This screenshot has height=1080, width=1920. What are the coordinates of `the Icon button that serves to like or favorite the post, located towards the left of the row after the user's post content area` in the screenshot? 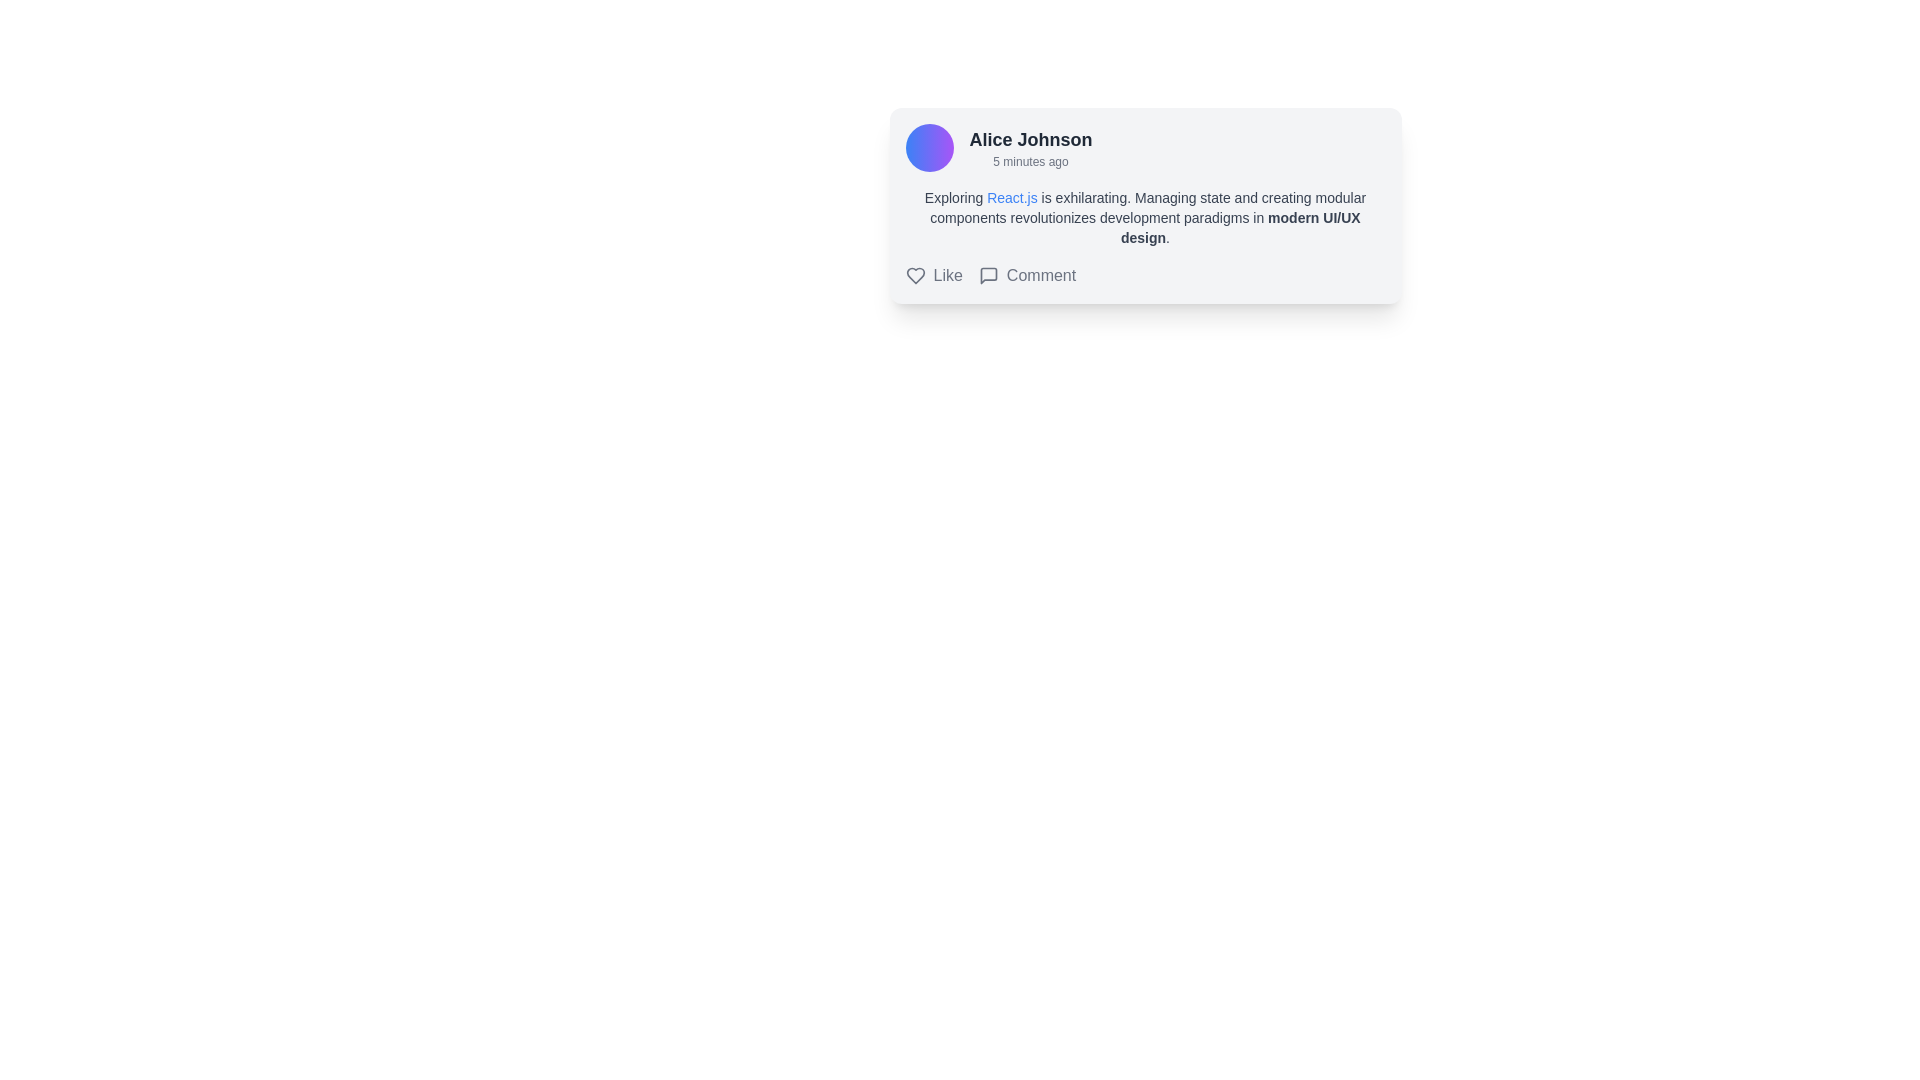 It's located at (914, 276).